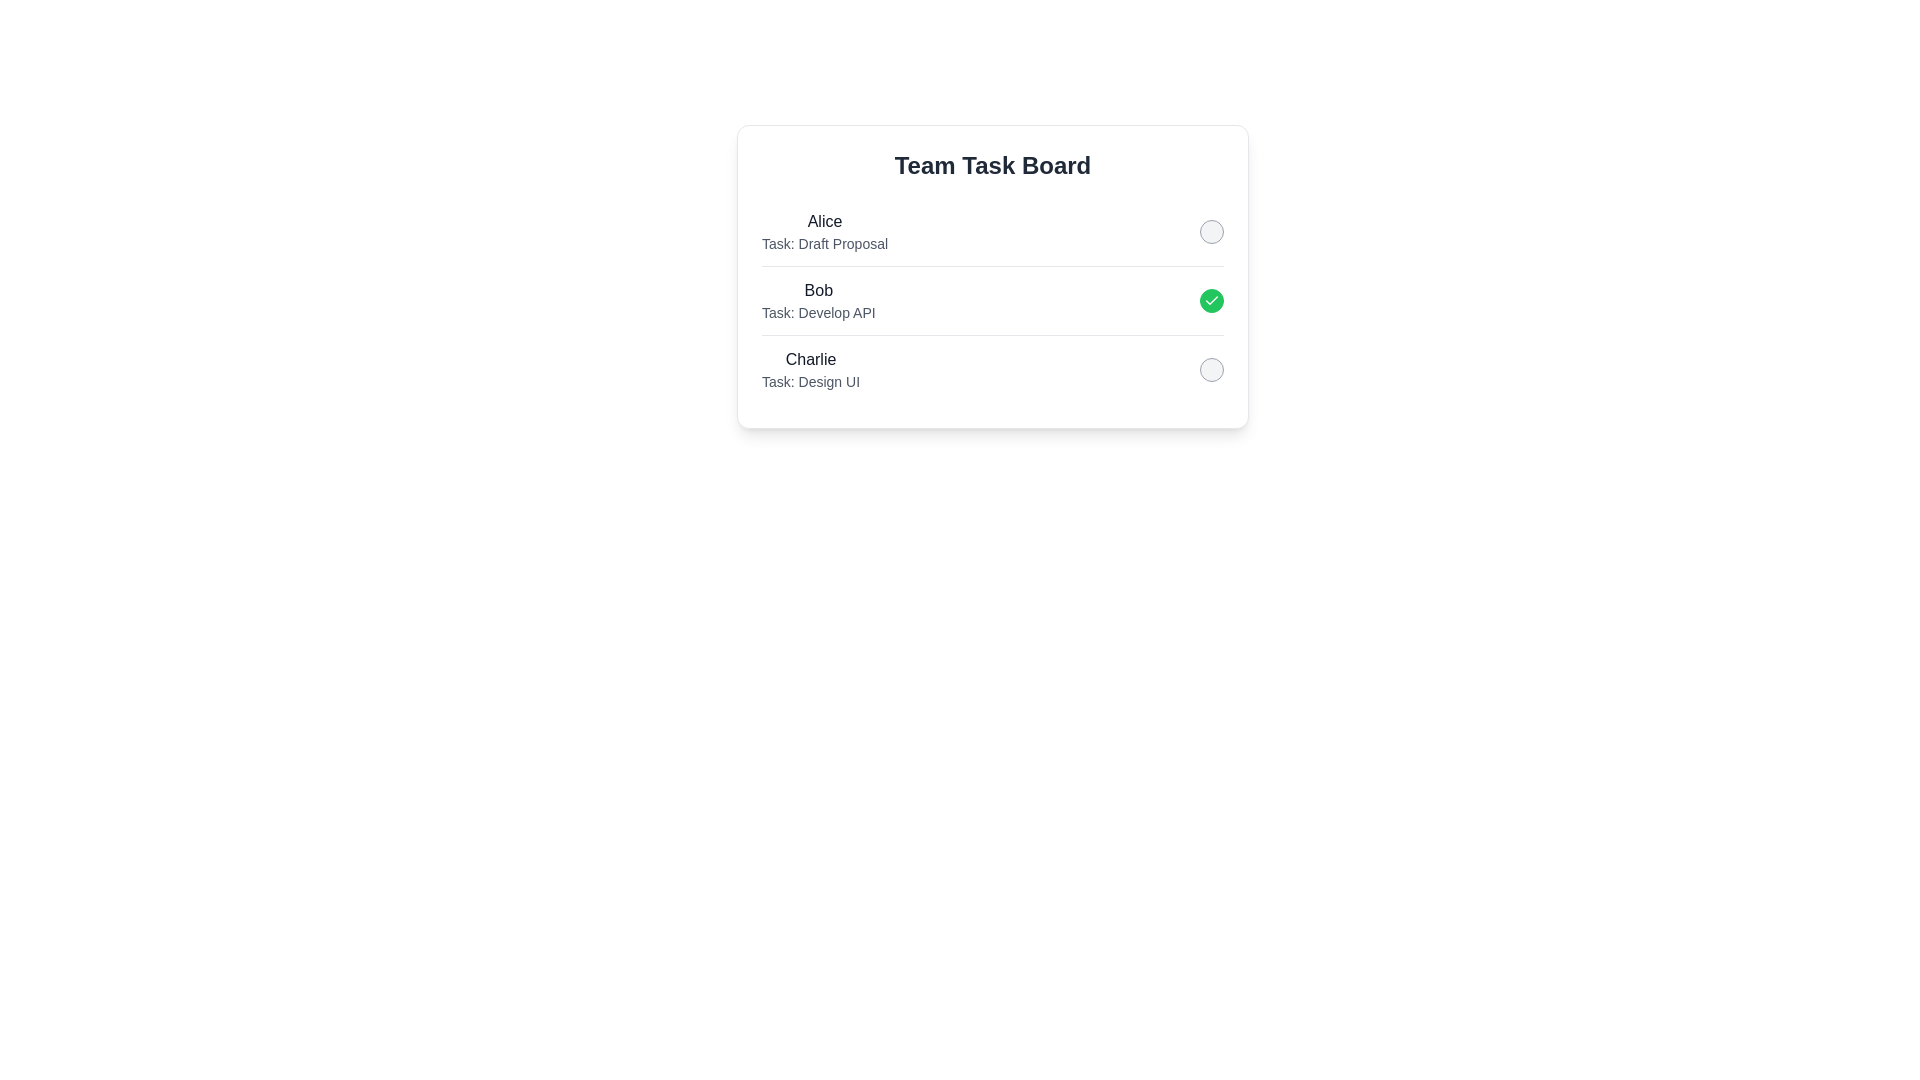 This screenshot has width=1920, height=1080. Describe the element at coordinates (1210, 300) in the screenshot. I see `the status indicator for the task assigned to Bob` at that location.